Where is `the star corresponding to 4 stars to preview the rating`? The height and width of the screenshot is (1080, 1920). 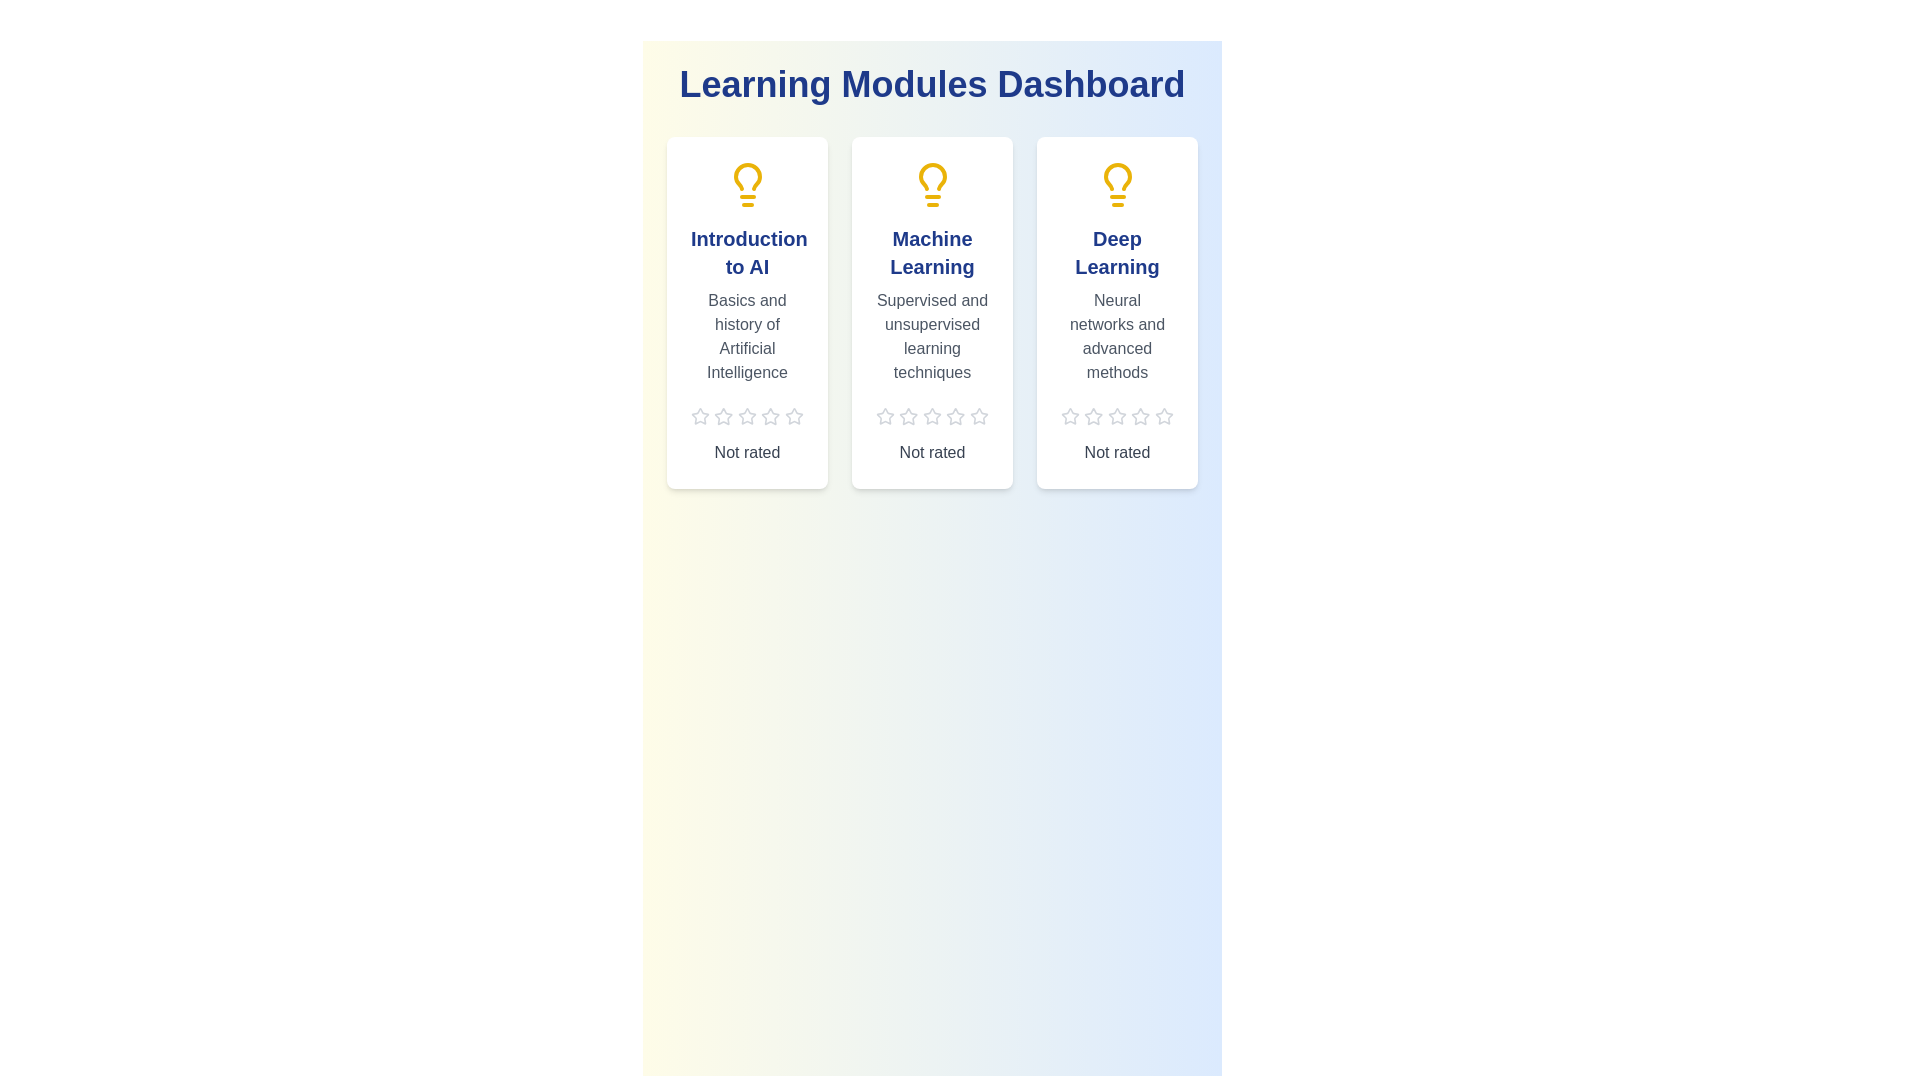
the star corresponding to 4 stars to preview the rating is located at coordinates (769, 415).